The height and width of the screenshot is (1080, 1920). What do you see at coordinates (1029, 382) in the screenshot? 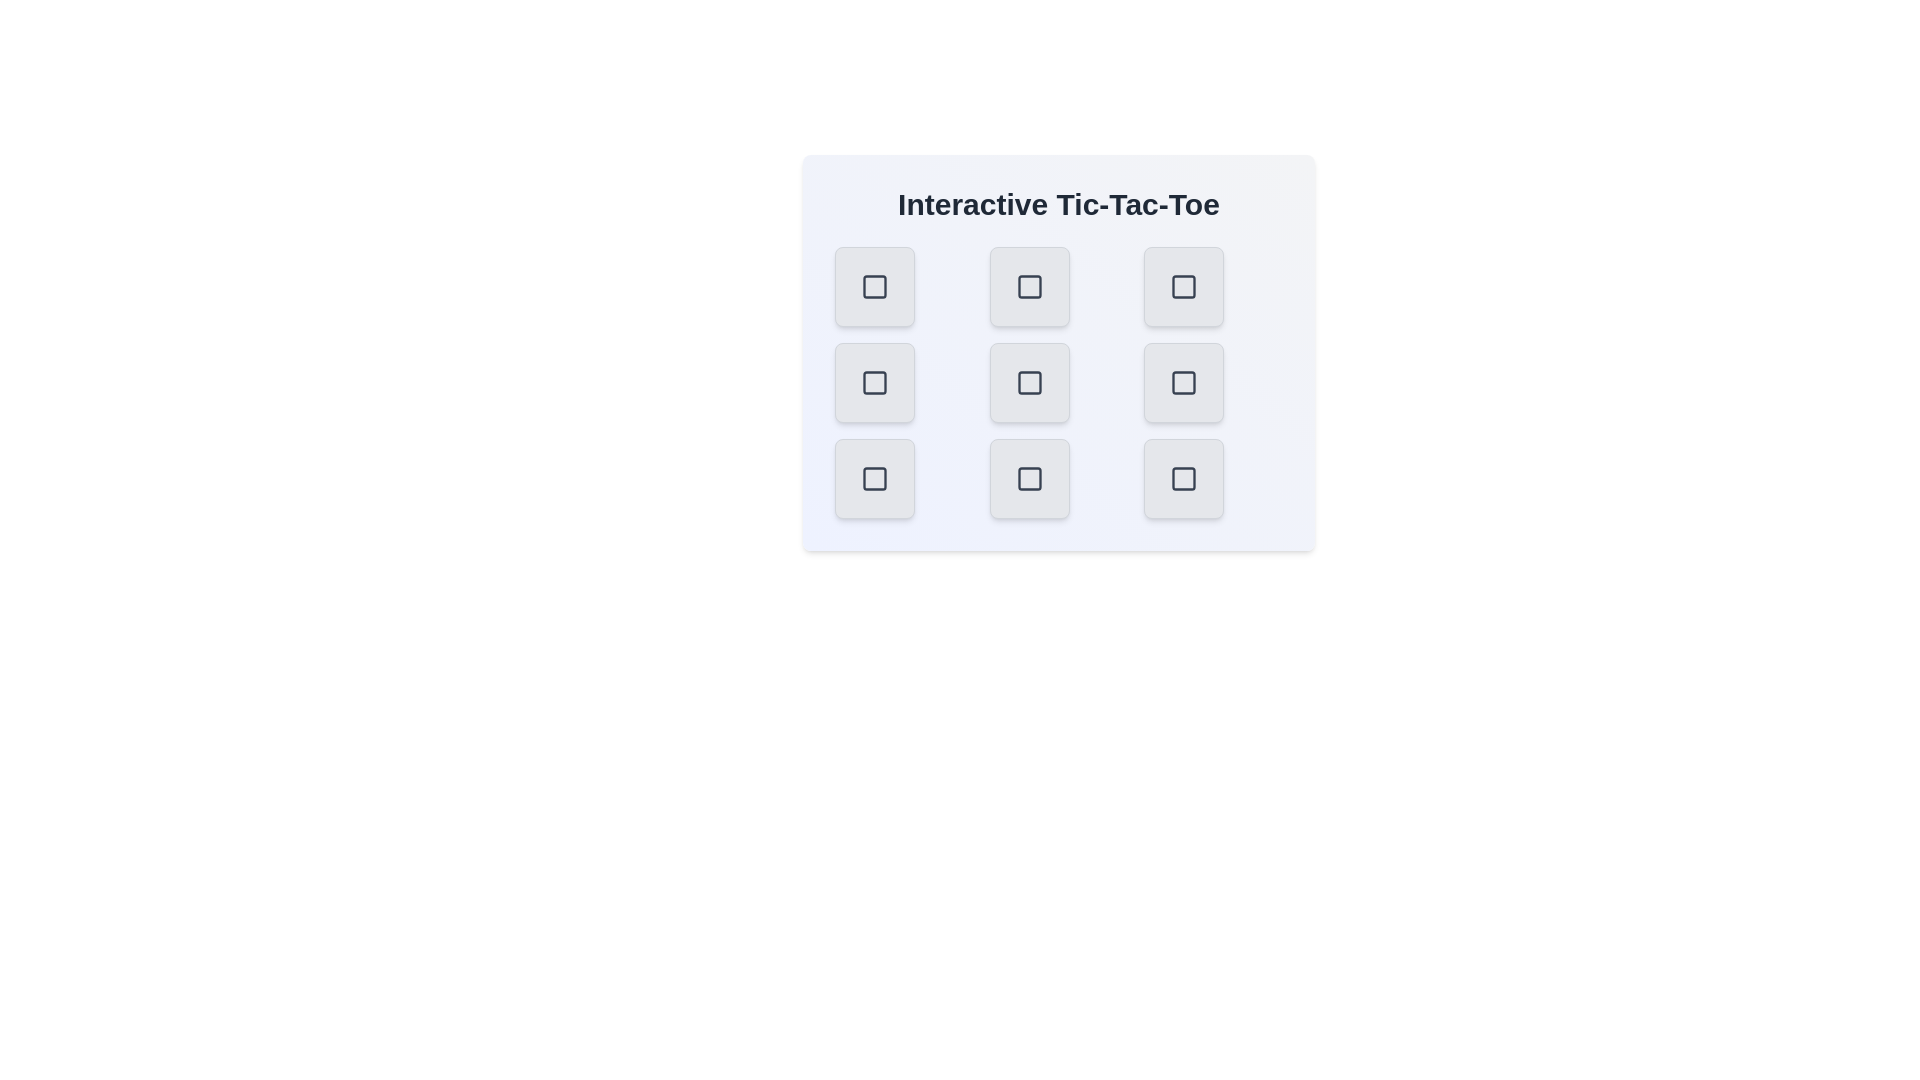
I see `the button at middle-center` at bounding box center [1029, 382].